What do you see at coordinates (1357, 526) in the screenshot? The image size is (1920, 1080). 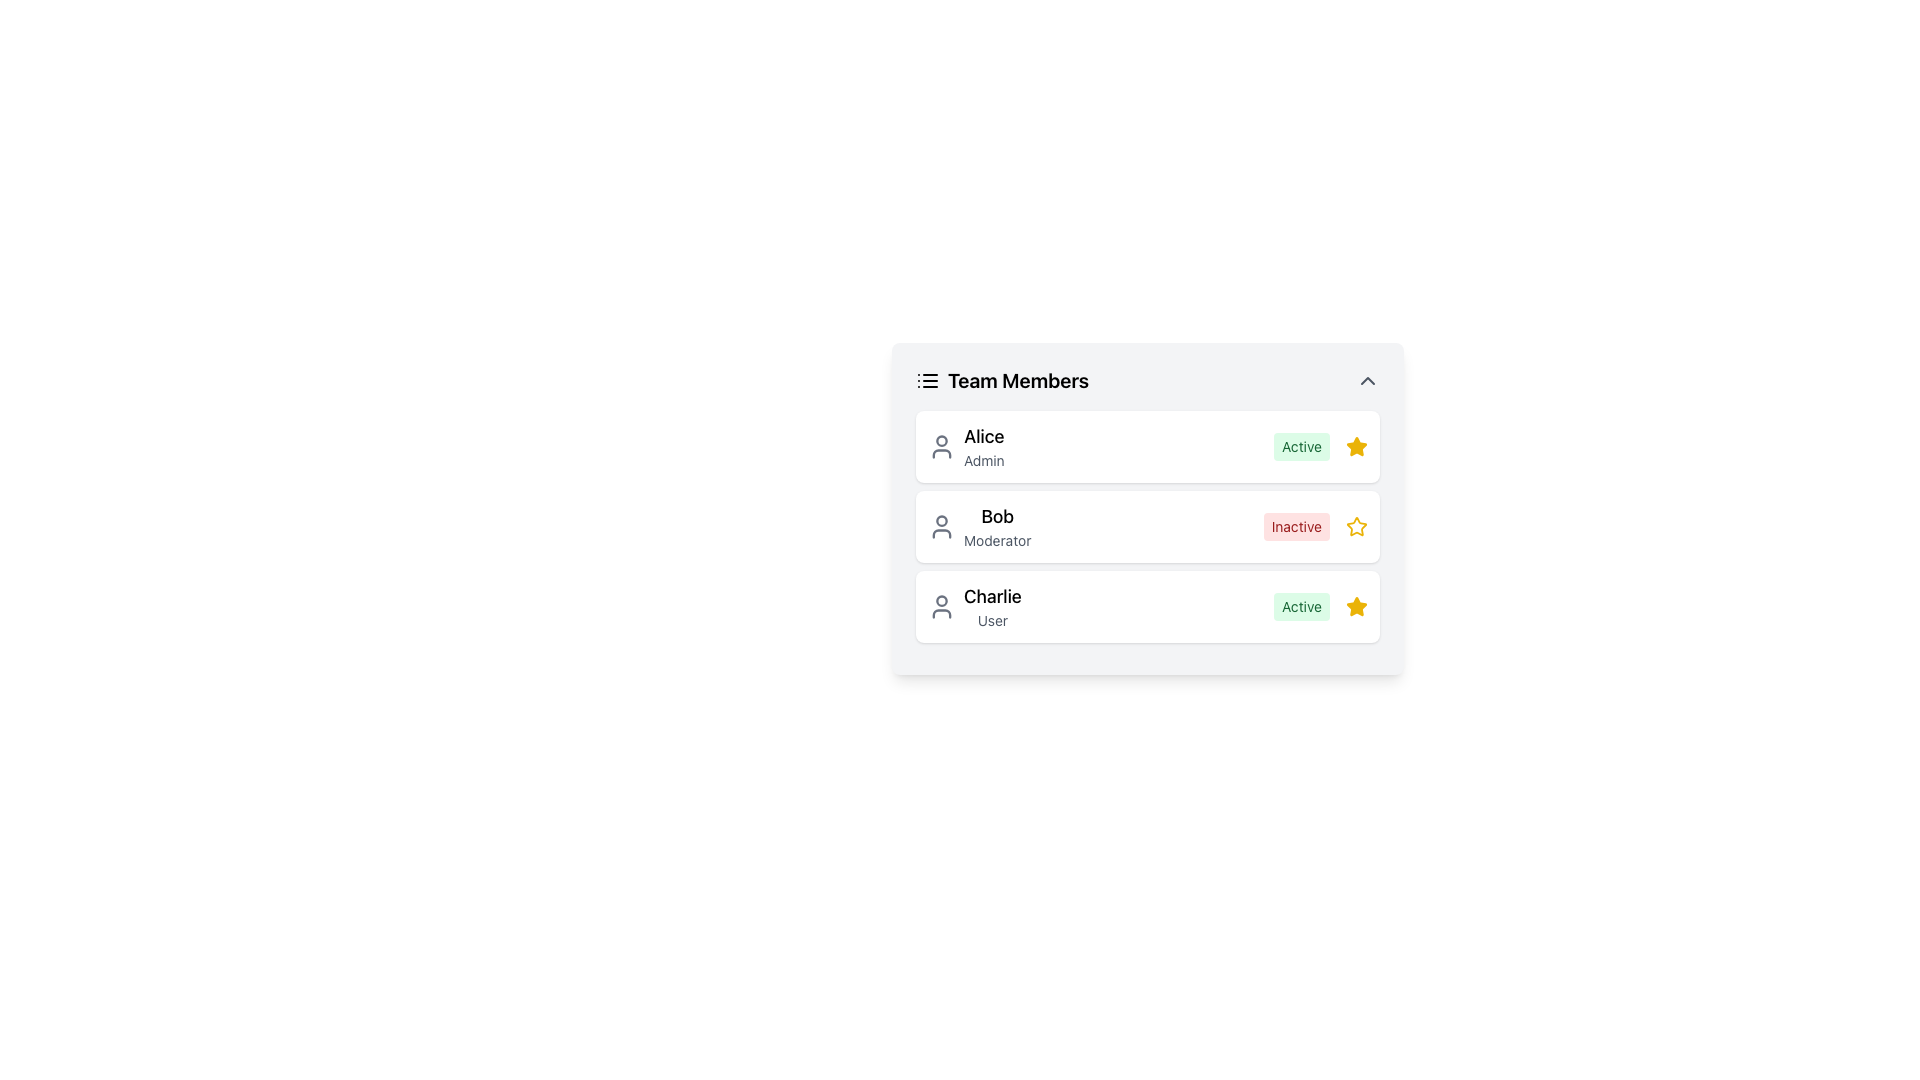 I see `the yellow-colored star icon` at bounding box center [1357, 526].